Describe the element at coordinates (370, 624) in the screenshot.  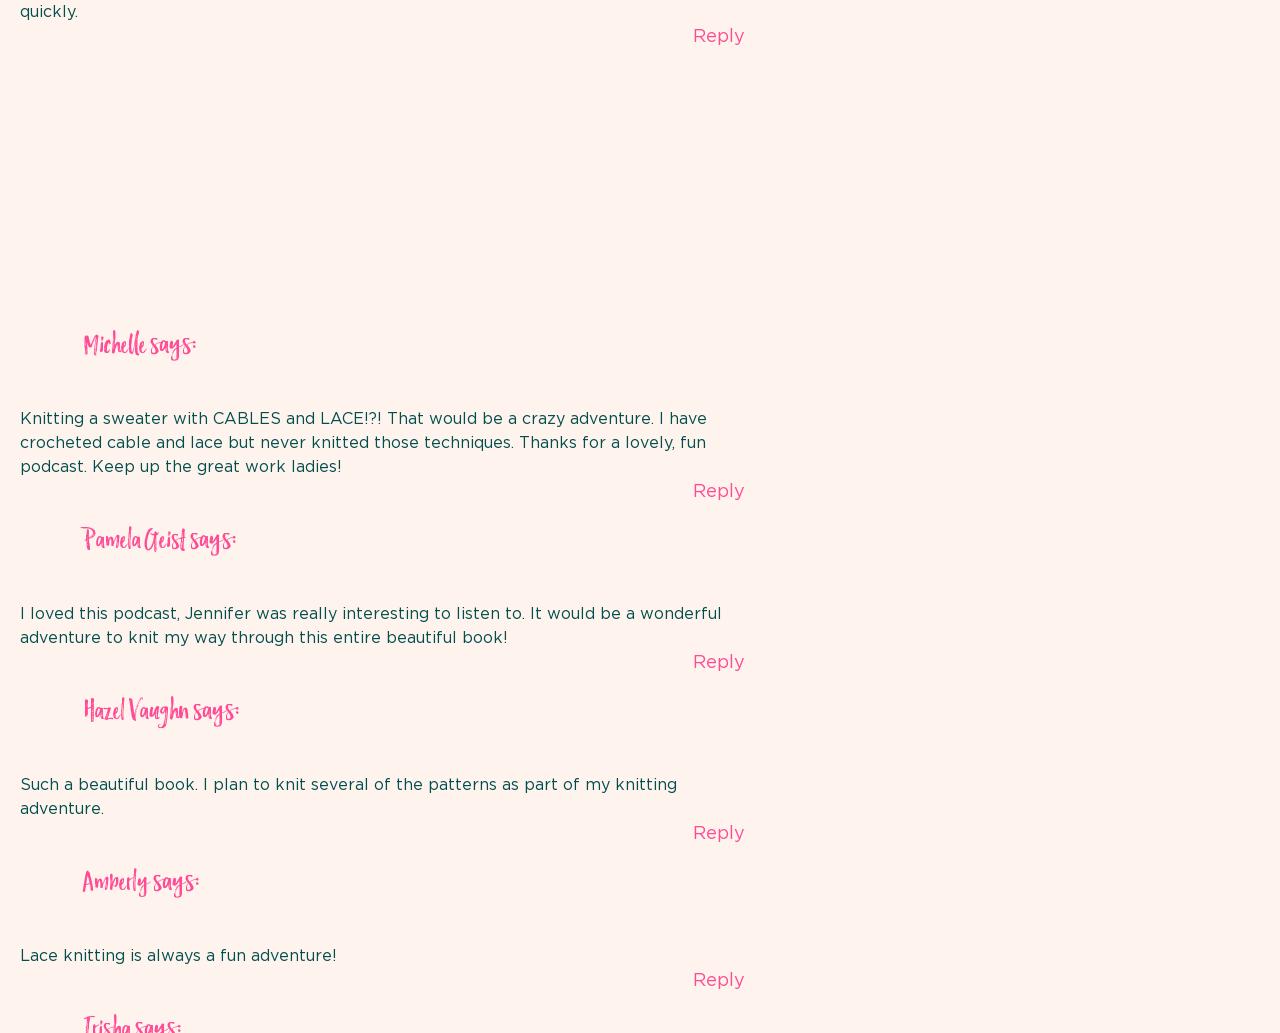
I see `'I loved this podcast, Jennifer was really interesting to listen to. It would be a wonderful adventure to knit my way through this entire beautiful book!'` at that location.